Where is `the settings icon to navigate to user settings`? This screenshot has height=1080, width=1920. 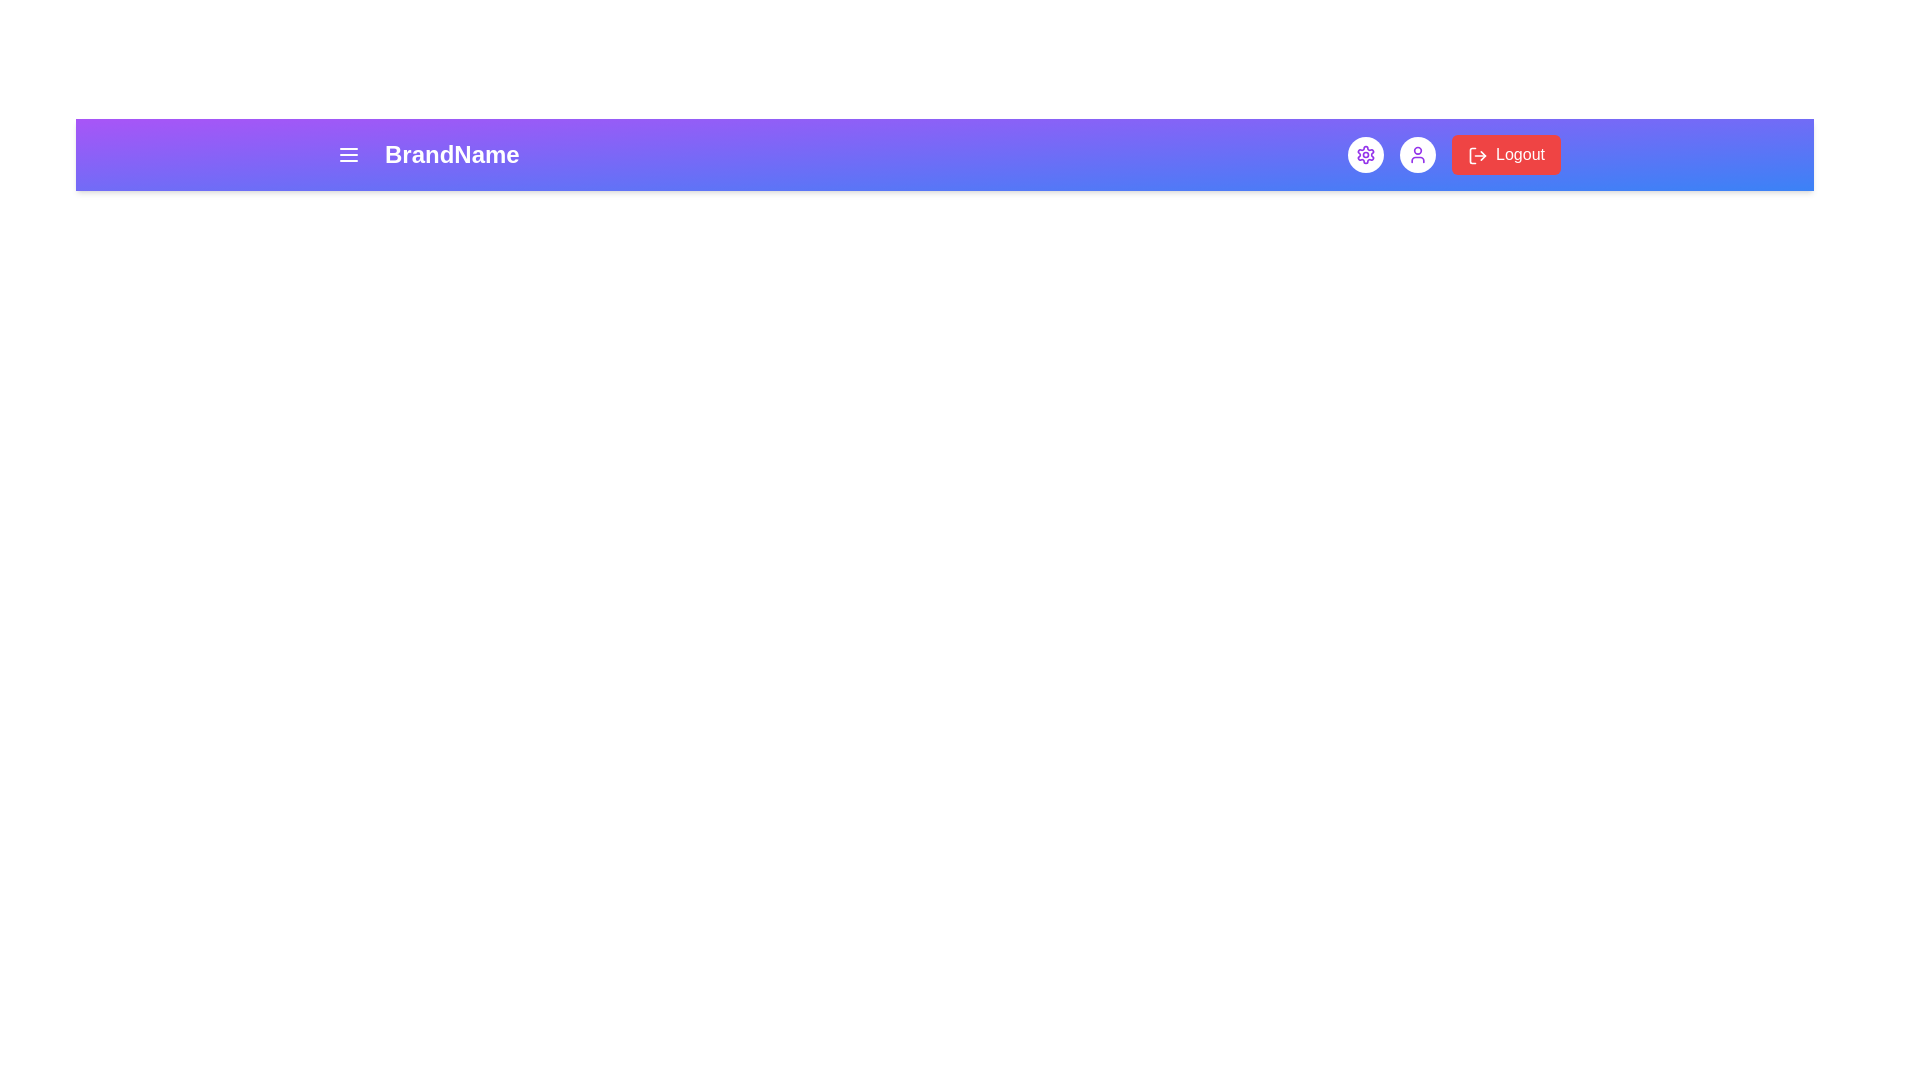 the settings icon to navigate to user settings is located at coordinates (1365, 153).